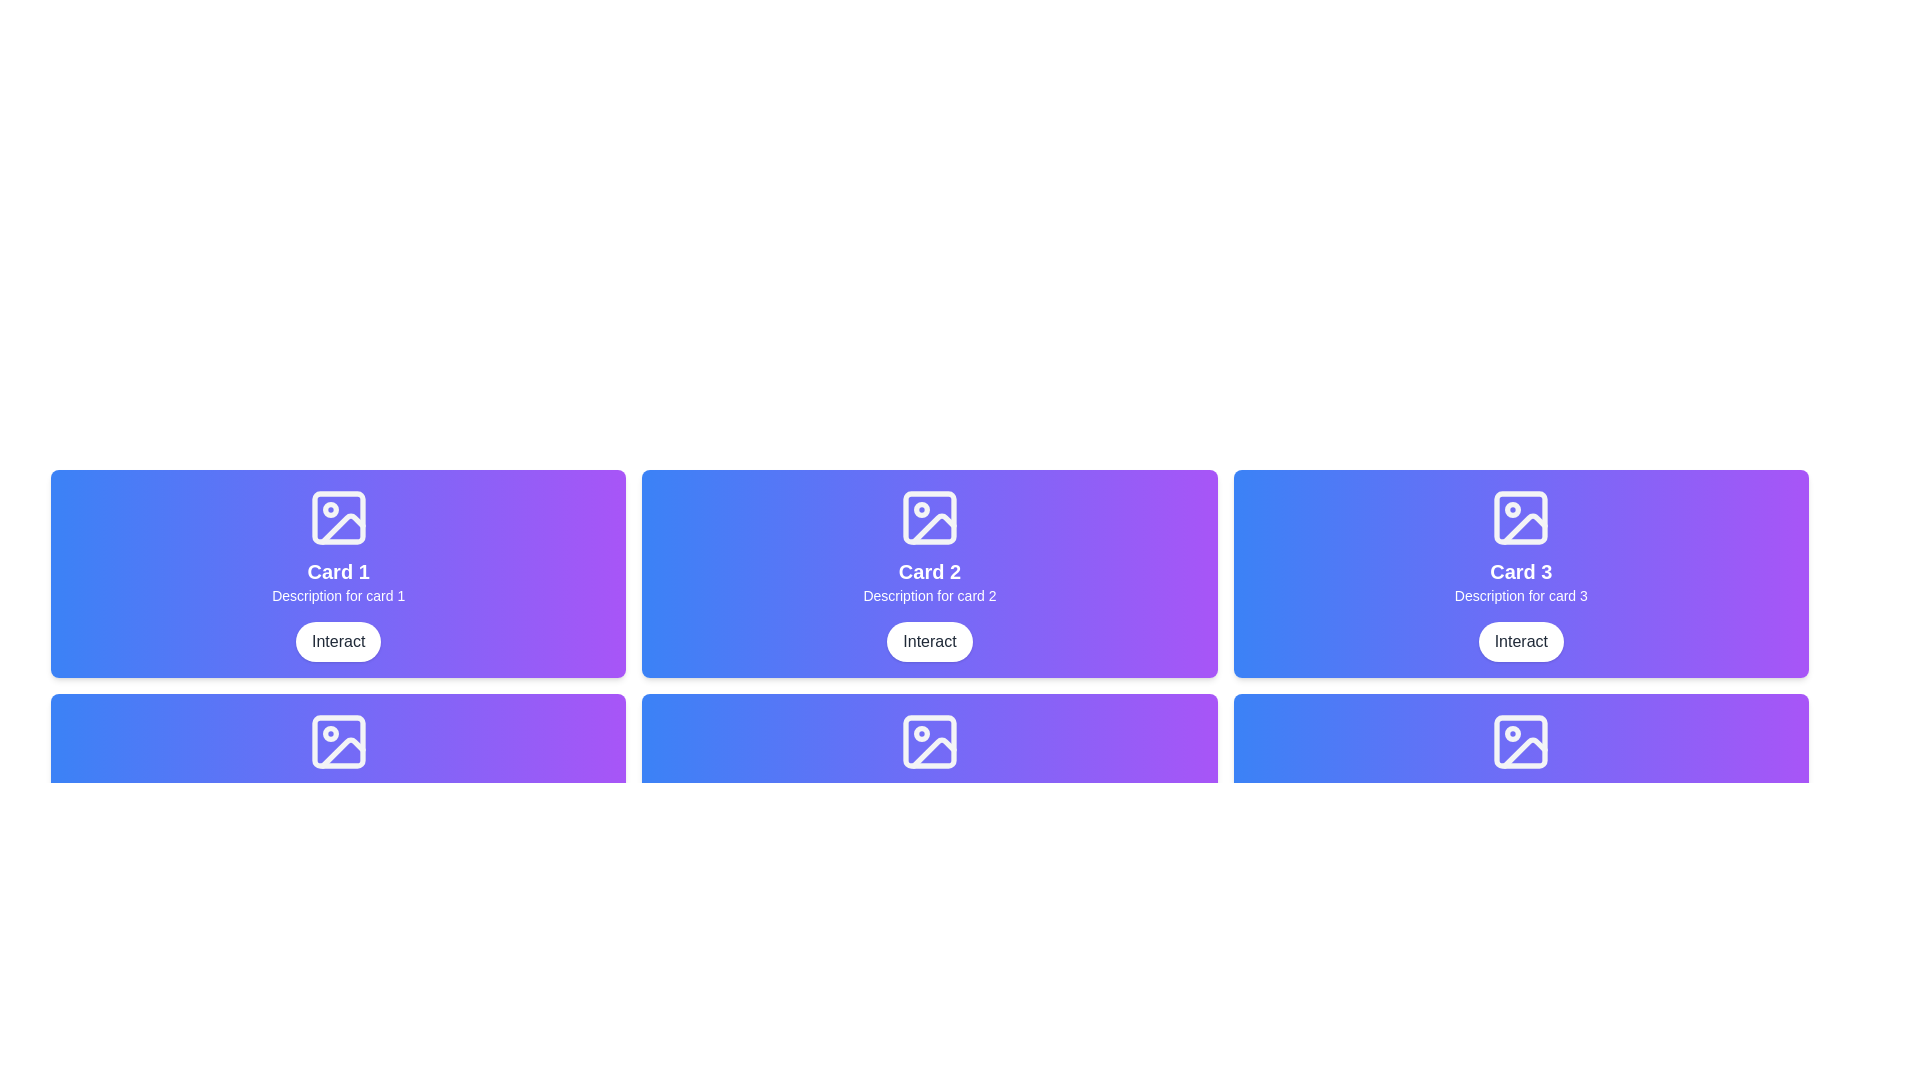 The image size is (1920, 1080). Describe the element at coordinates (1513, 508) in the screenshot. I see `the non-interactive decorative circle within the SVG-based icon located in the third card on the top row above the text 'Card 3'` at that location.